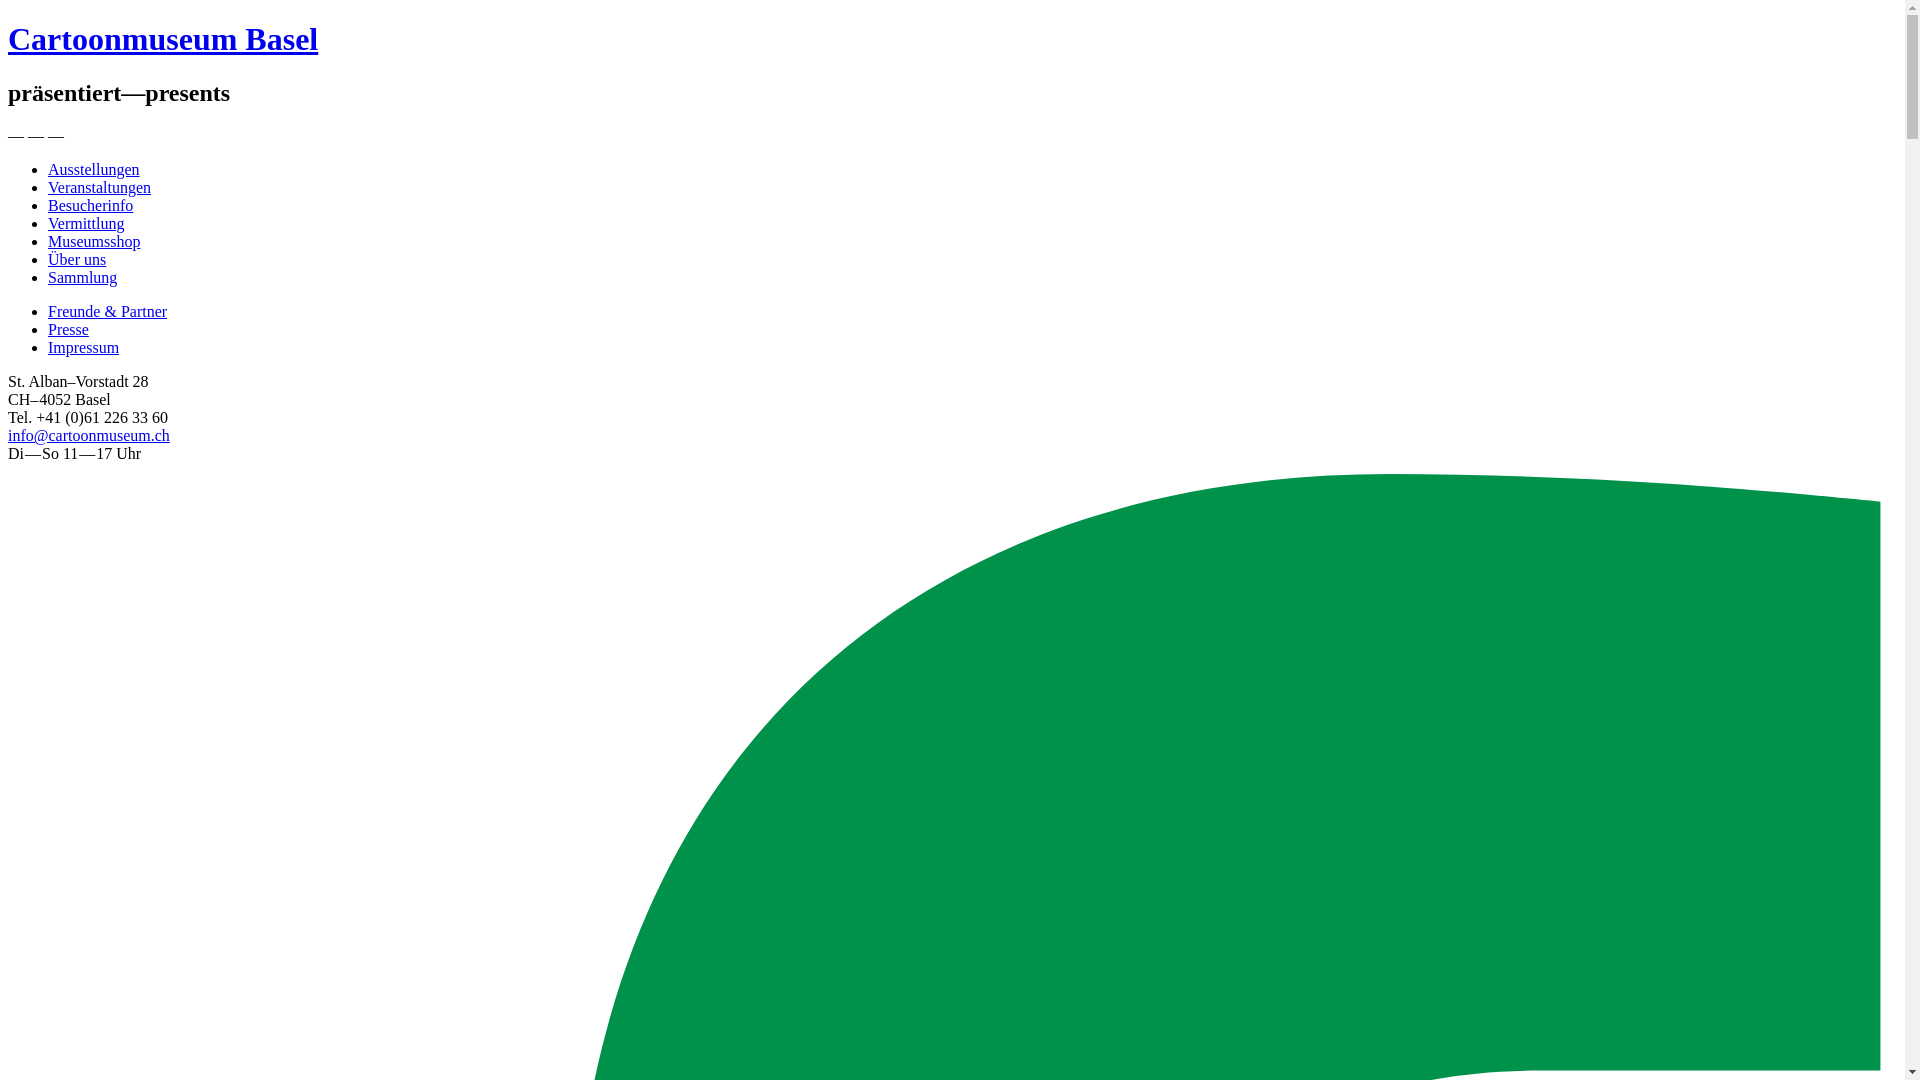  What do you see at coordinates (88, 434) in the screenshot?
I see `'info@cartoonmuseum.ch'` at bounding box center [88, 434].